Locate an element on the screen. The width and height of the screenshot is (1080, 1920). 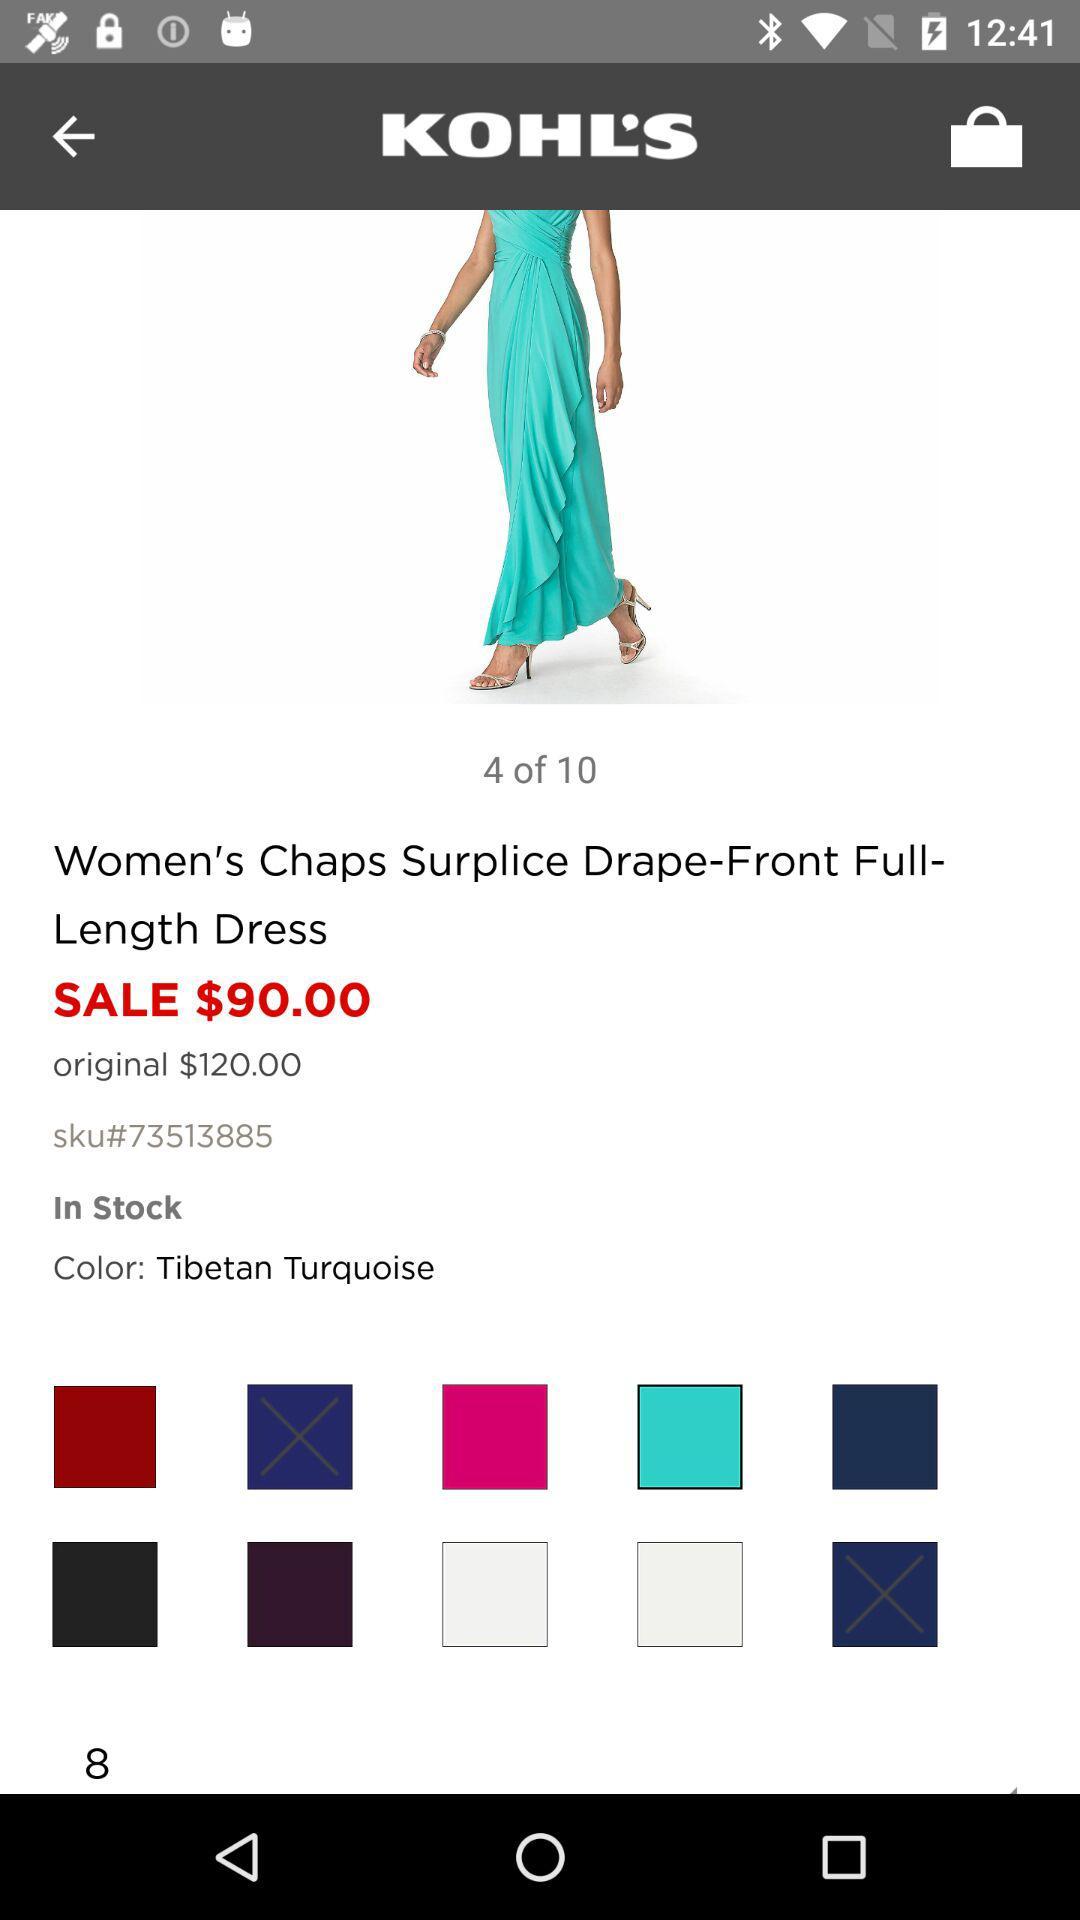
black color is located at coordinates (300, 1593).